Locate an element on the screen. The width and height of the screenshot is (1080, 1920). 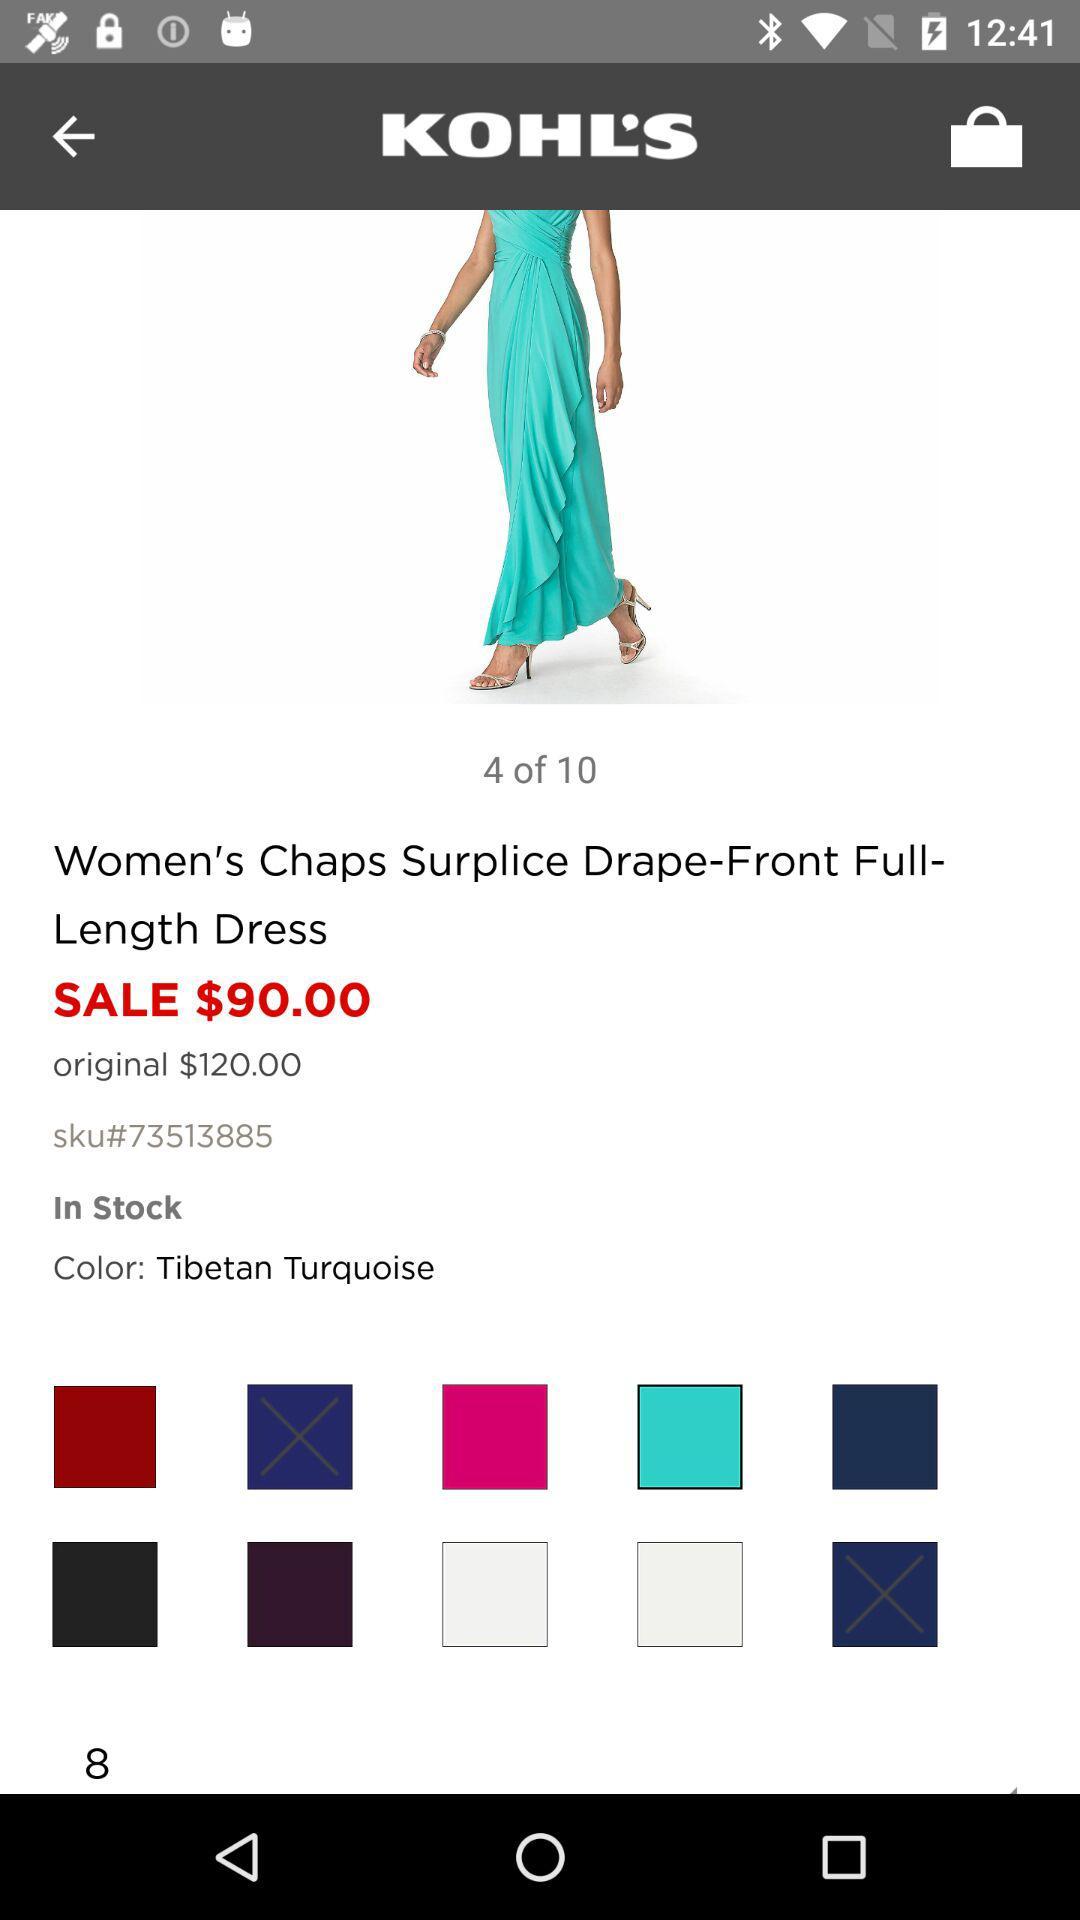
black color is located at coordinates (300, 1593).